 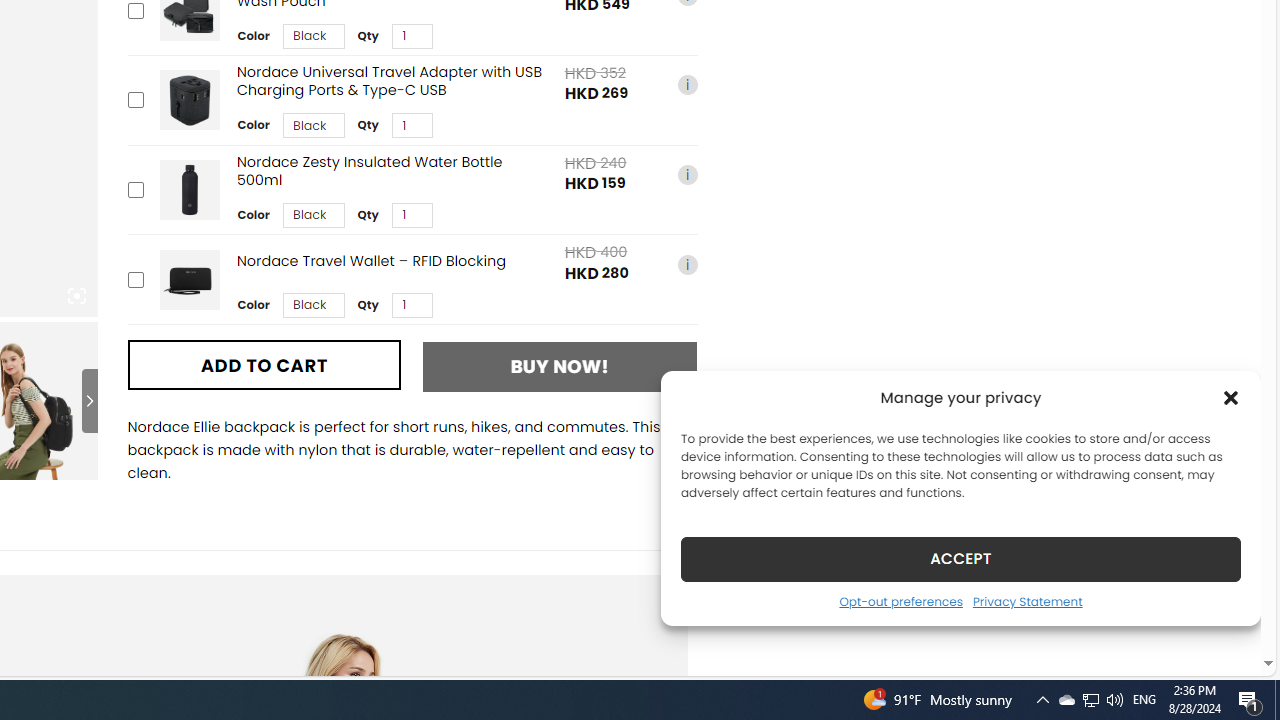 I want to click on 'User Promoted Notification Area', so click(x=1089, y=698).